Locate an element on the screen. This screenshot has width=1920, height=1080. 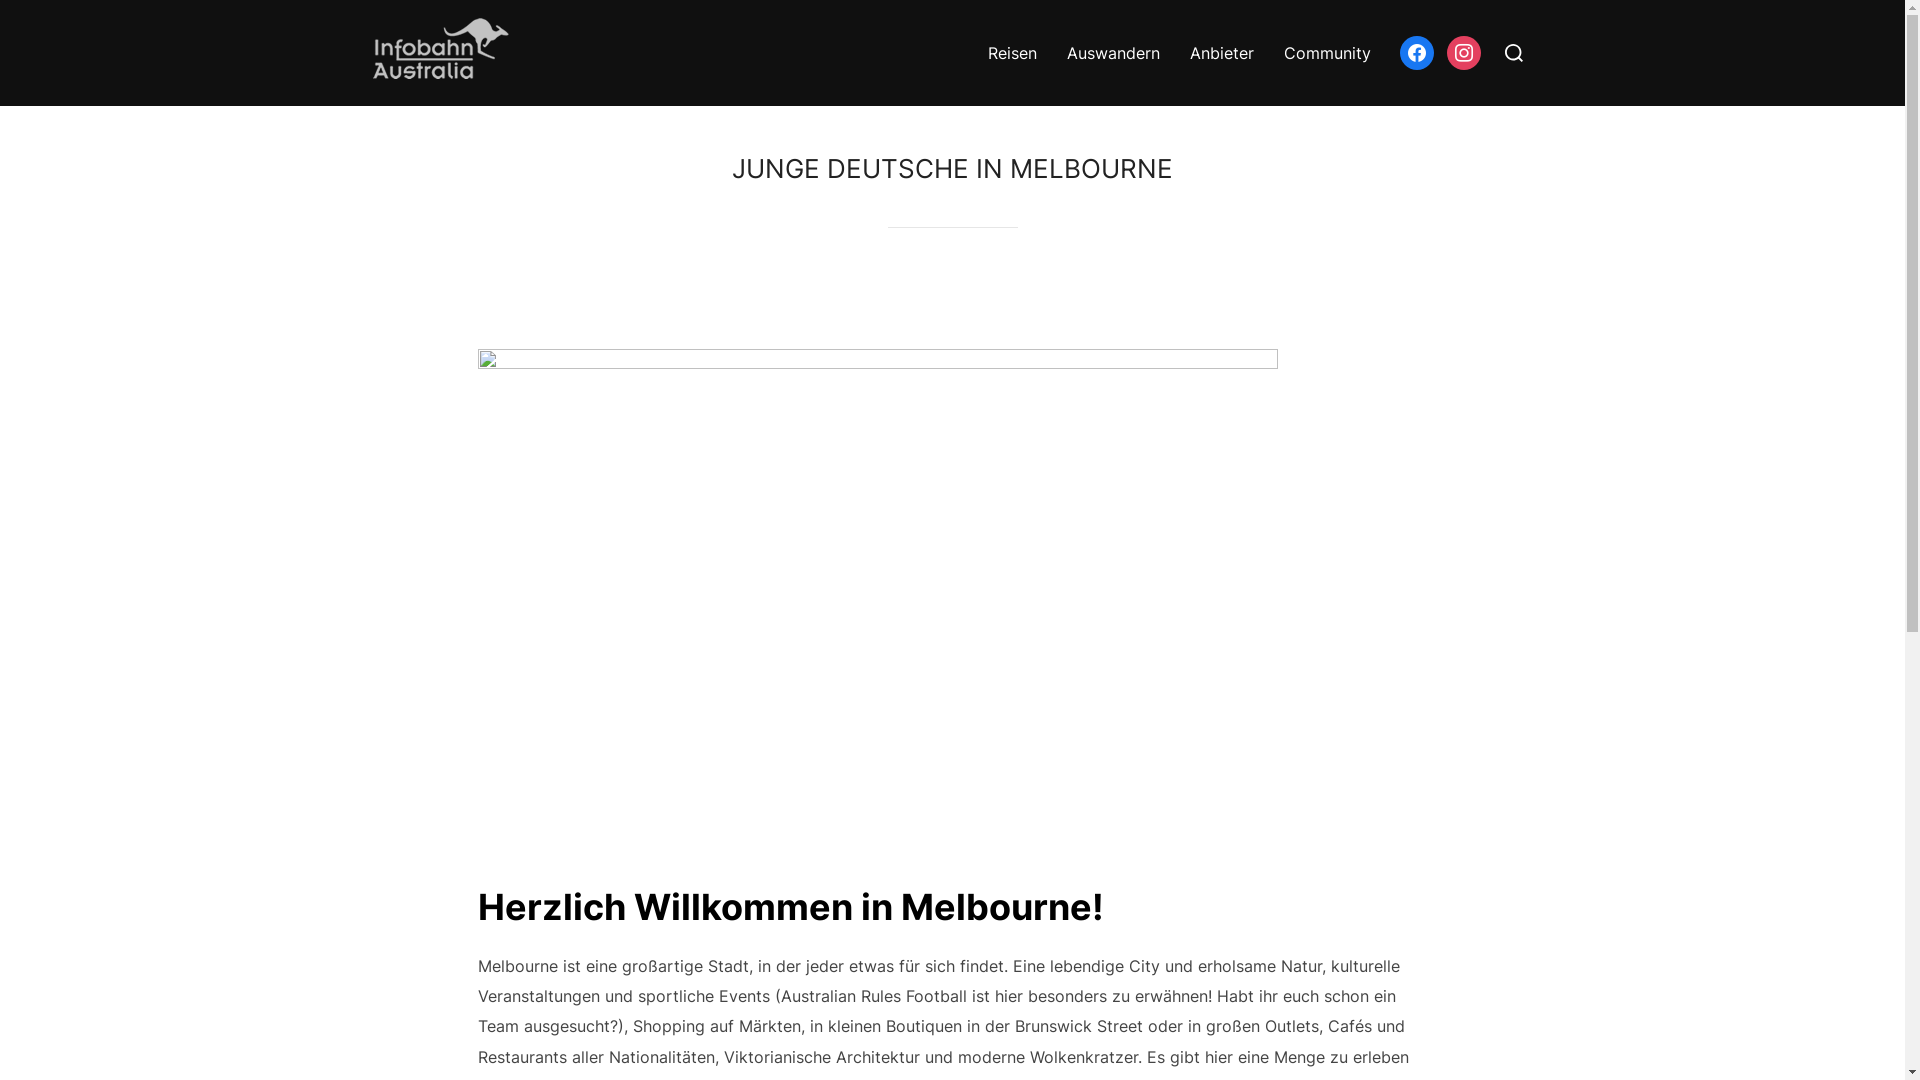
'Auswandern' is located at coordinates (1111, 52).